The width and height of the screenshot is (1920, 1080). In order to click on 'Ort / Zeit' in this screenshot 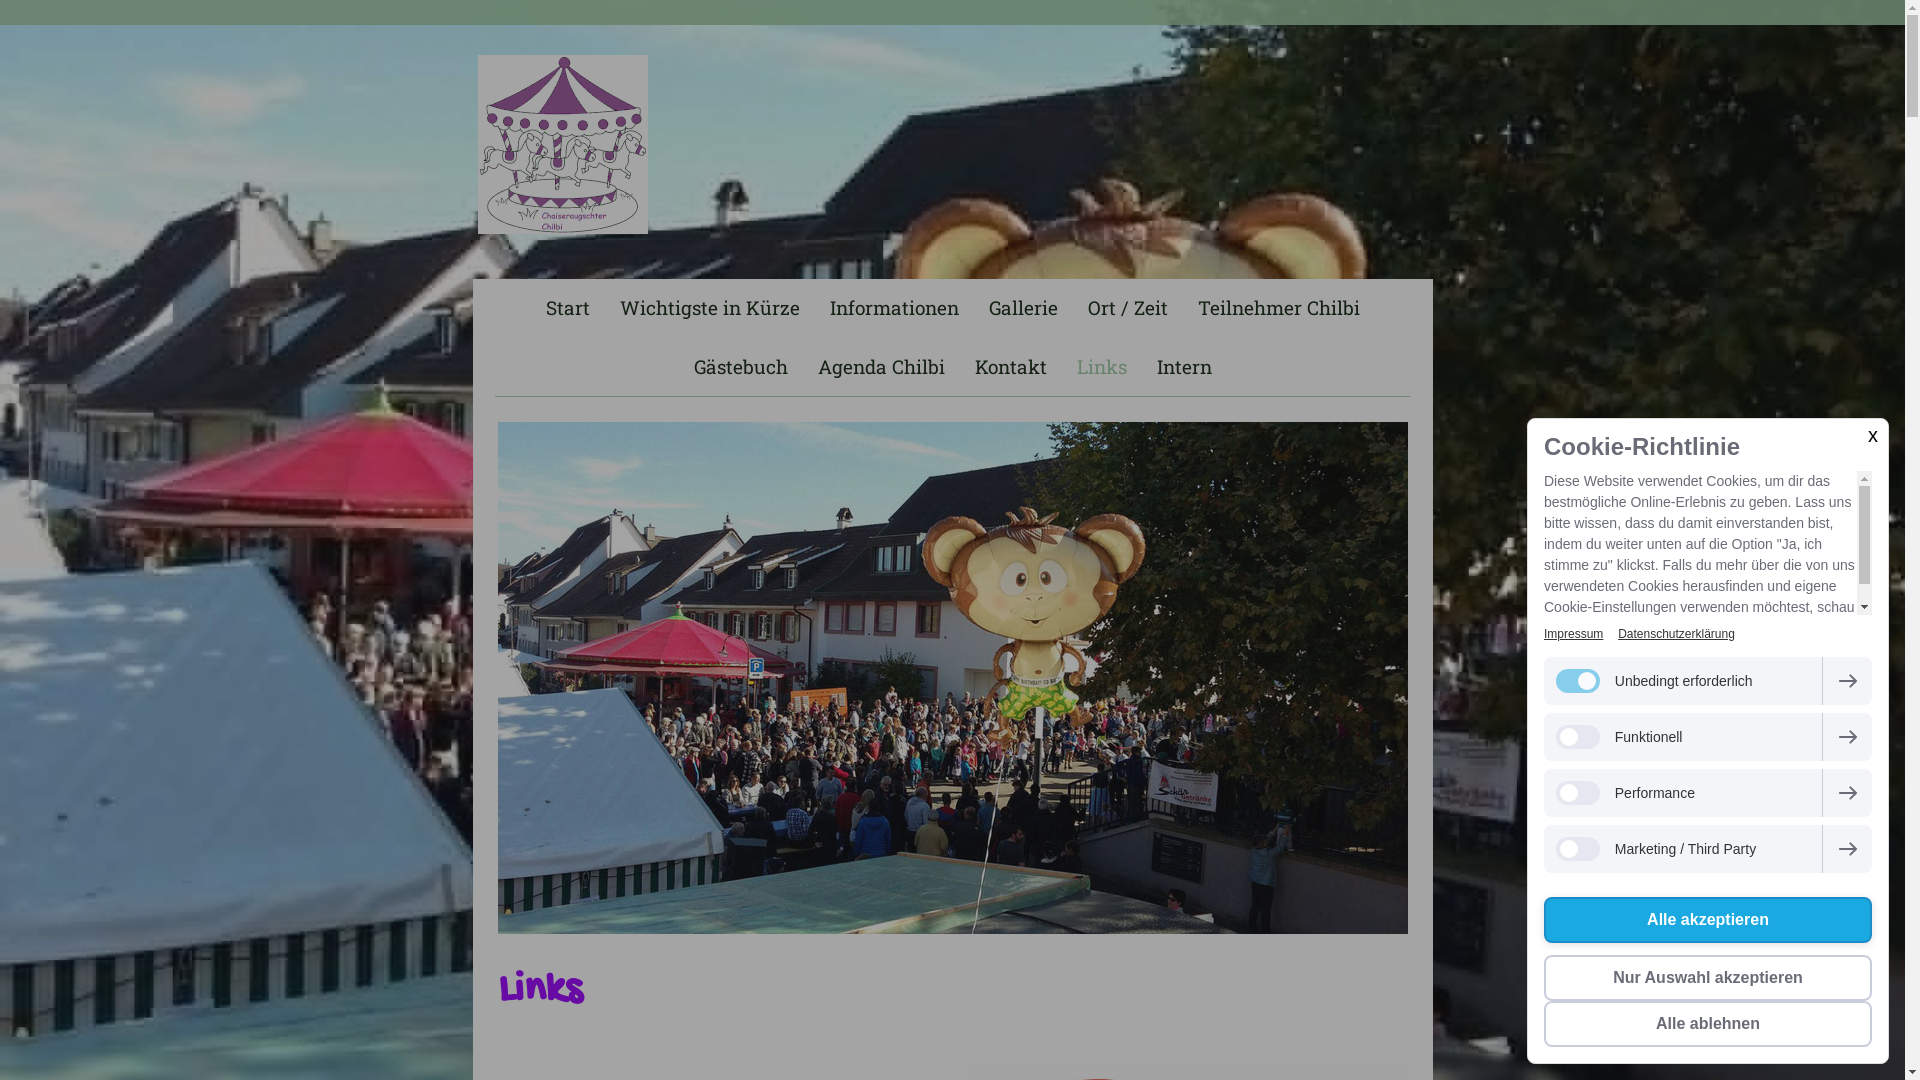, I will do `click(1127, 308)`.